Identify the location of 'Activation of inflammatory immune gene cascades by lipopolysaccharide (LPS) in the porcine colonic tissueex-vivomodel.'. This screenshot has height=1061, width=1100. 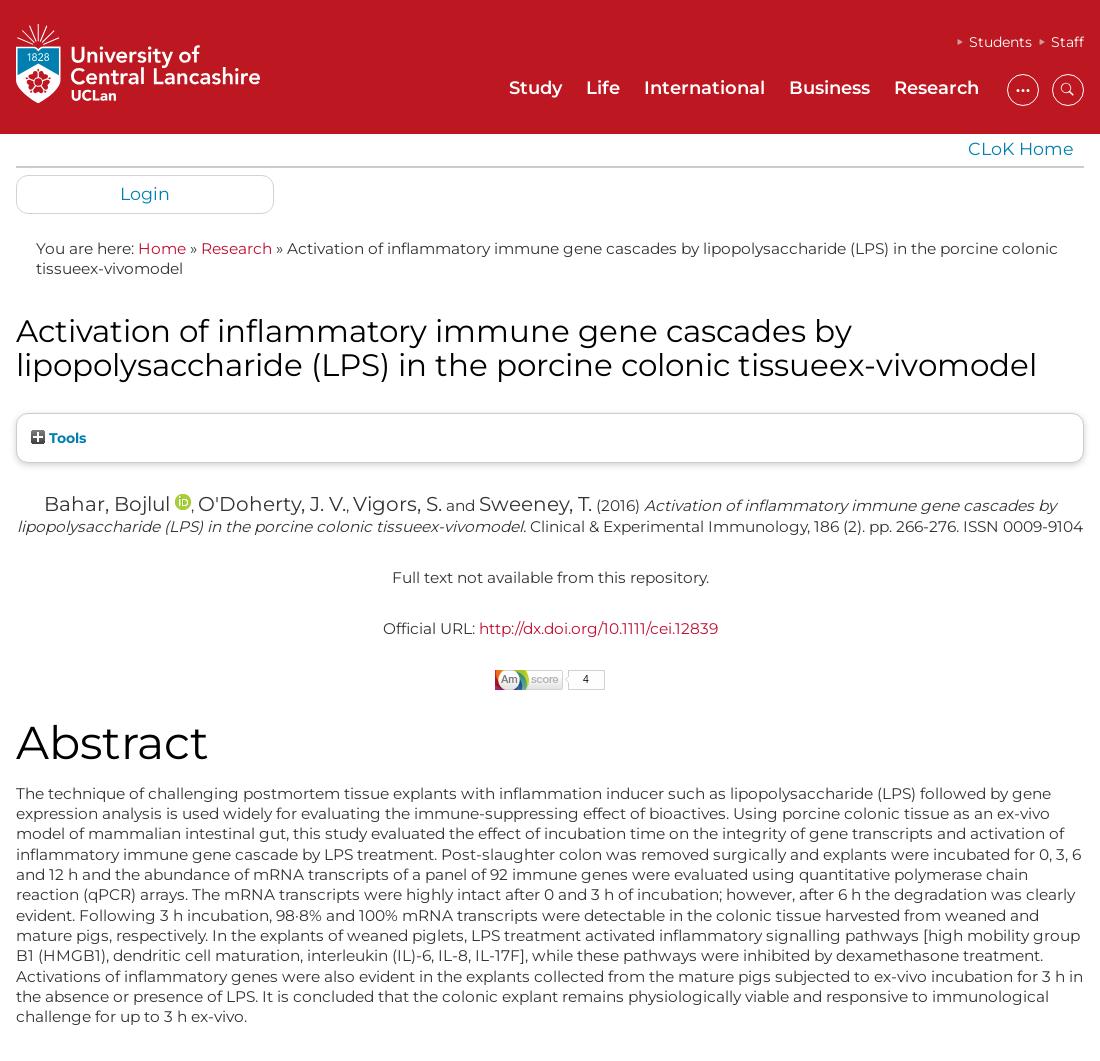
(16, 515).